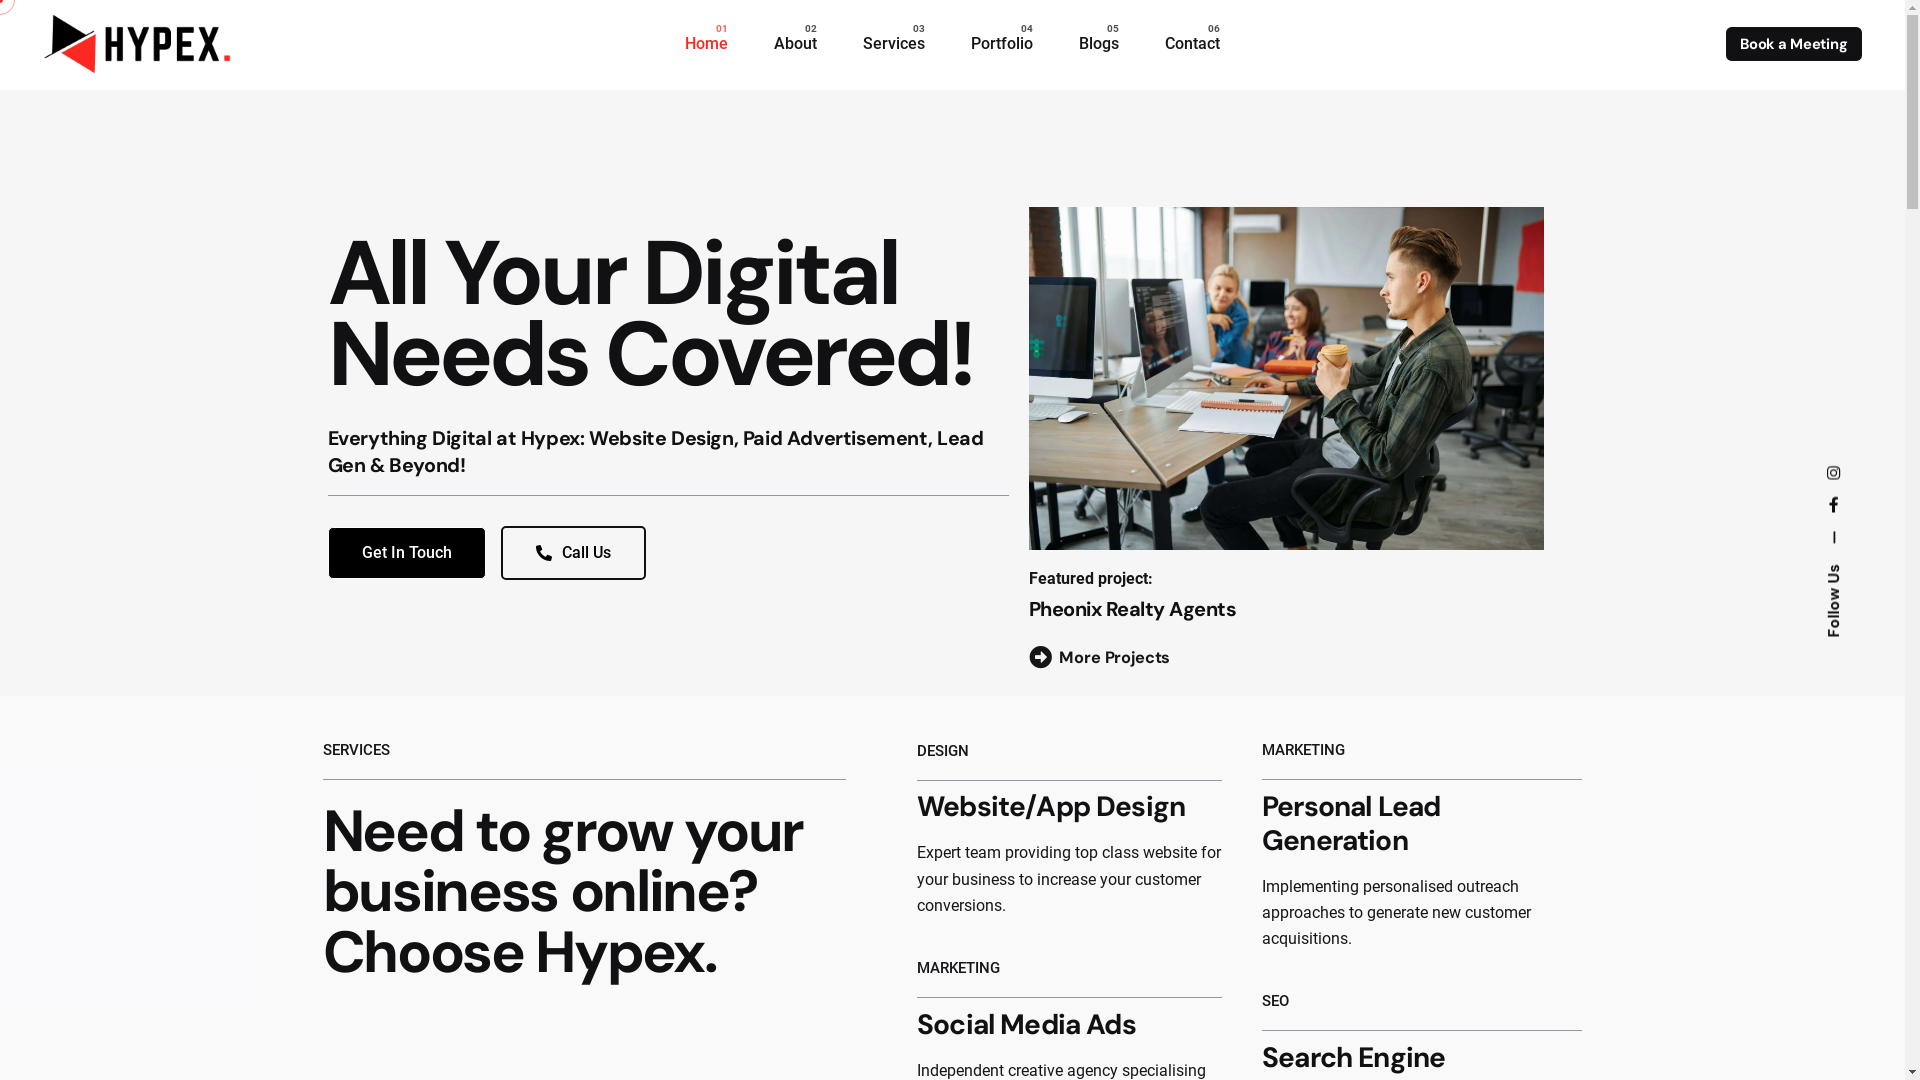  What do you see at coordinates (1192, 43) in the screenshot?
I see `'Contact'` at bounding box center [1192, 43].